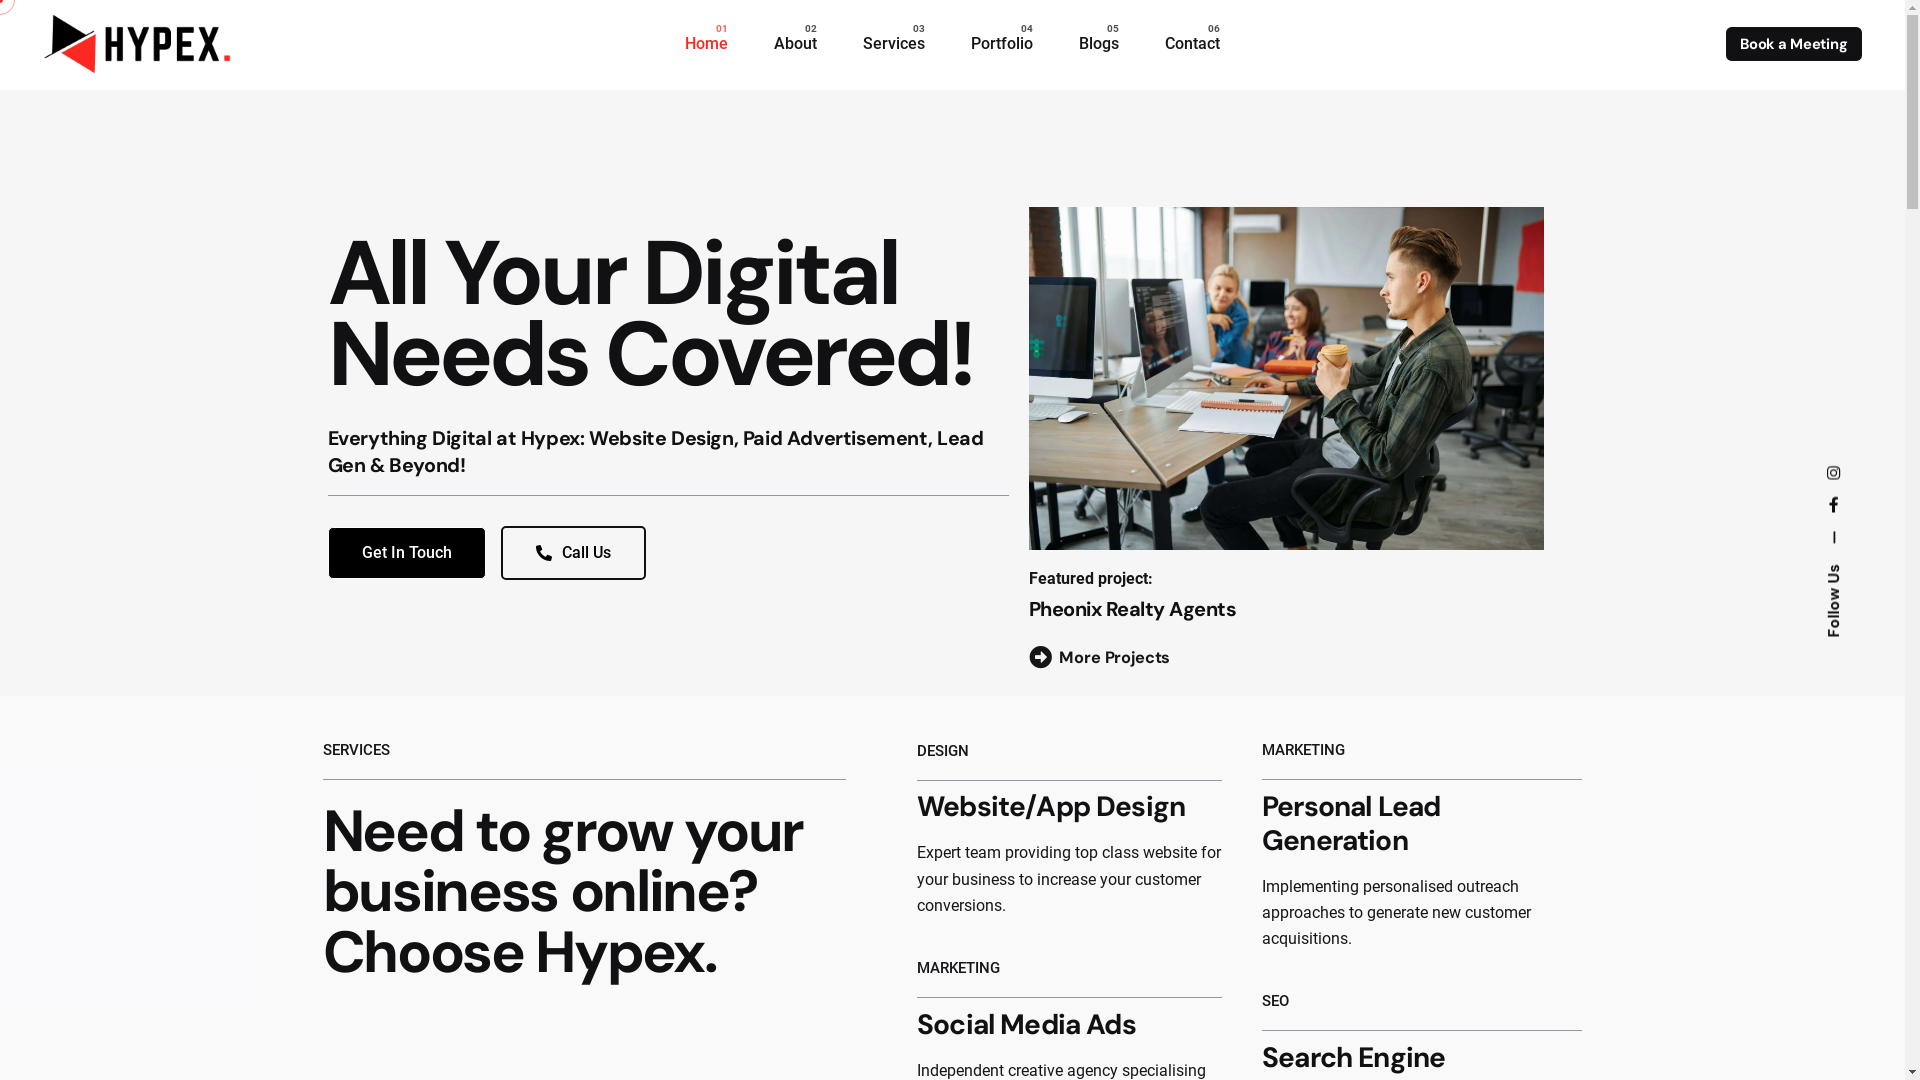  What do you see at coordinates (1192, 43) in the screenshot?
I see `'Contact'` at bounding box center [1192, 43].